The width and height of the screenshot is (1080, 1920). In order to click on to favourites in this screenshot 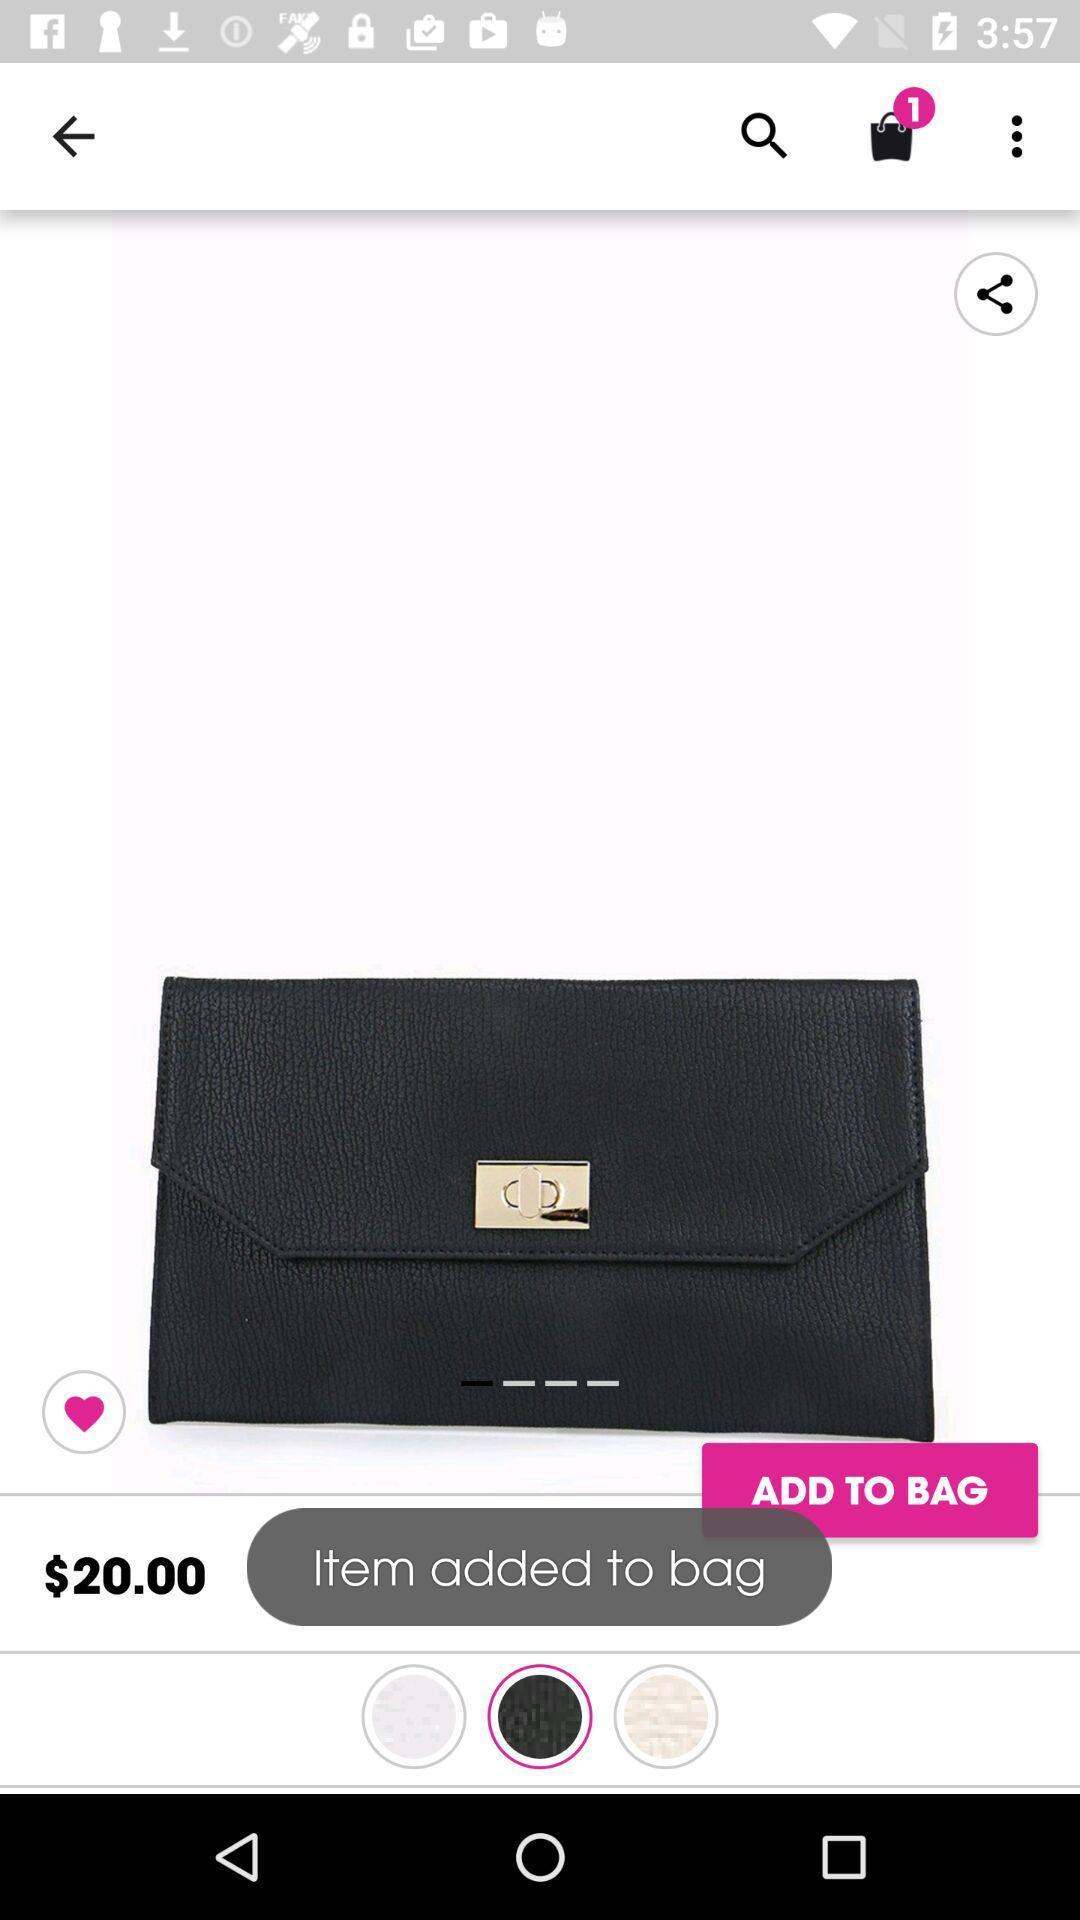, I will do `click(83, 1411)`.